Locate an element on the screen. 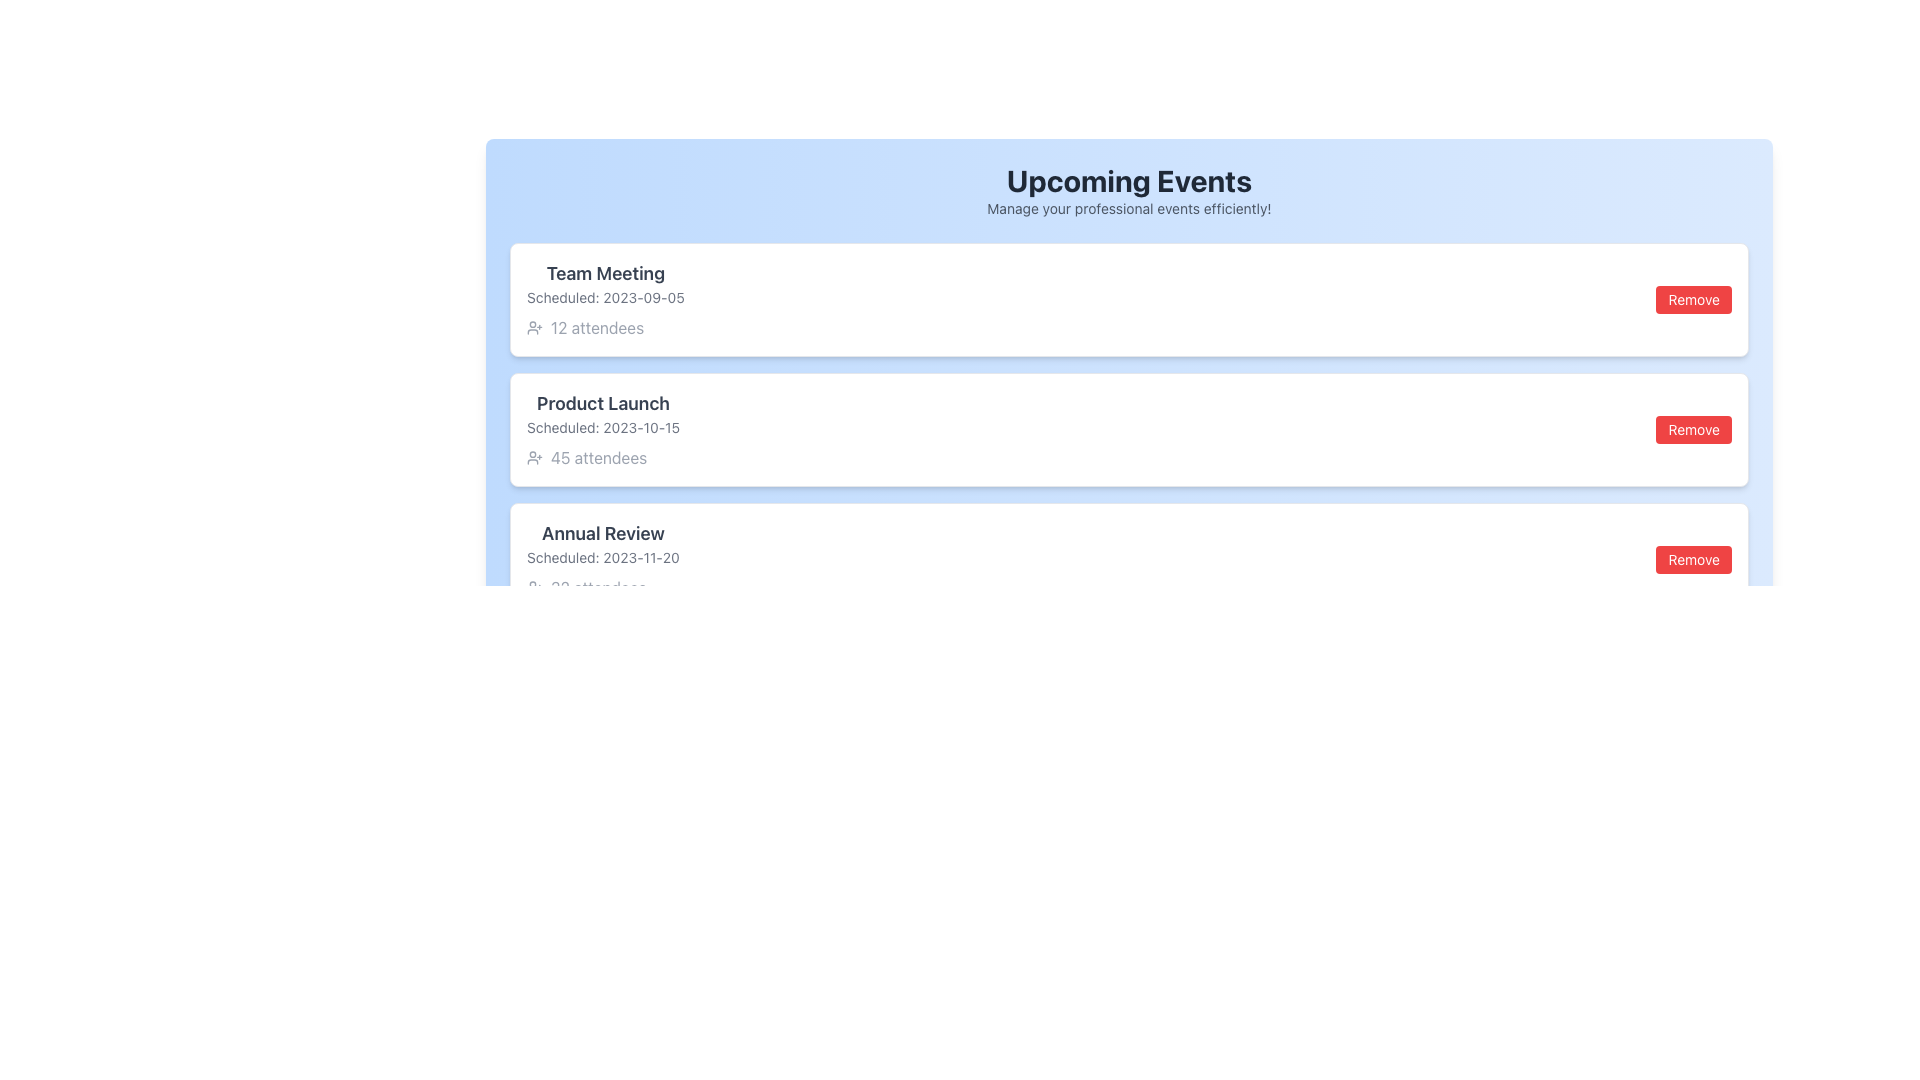  the second event card in the vertically stacked list is located at coordinates (1129, 428).